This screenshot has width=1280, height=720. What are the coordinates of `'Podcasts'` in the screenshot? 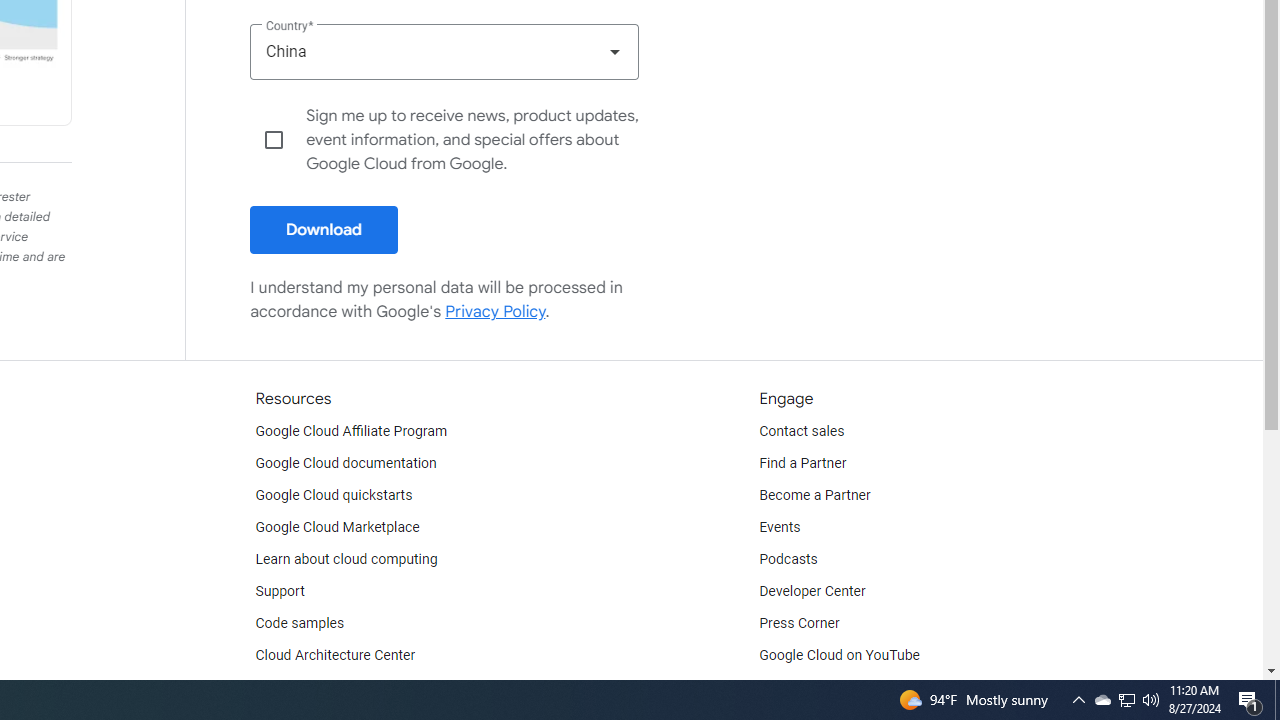 It's located at (787, 560).